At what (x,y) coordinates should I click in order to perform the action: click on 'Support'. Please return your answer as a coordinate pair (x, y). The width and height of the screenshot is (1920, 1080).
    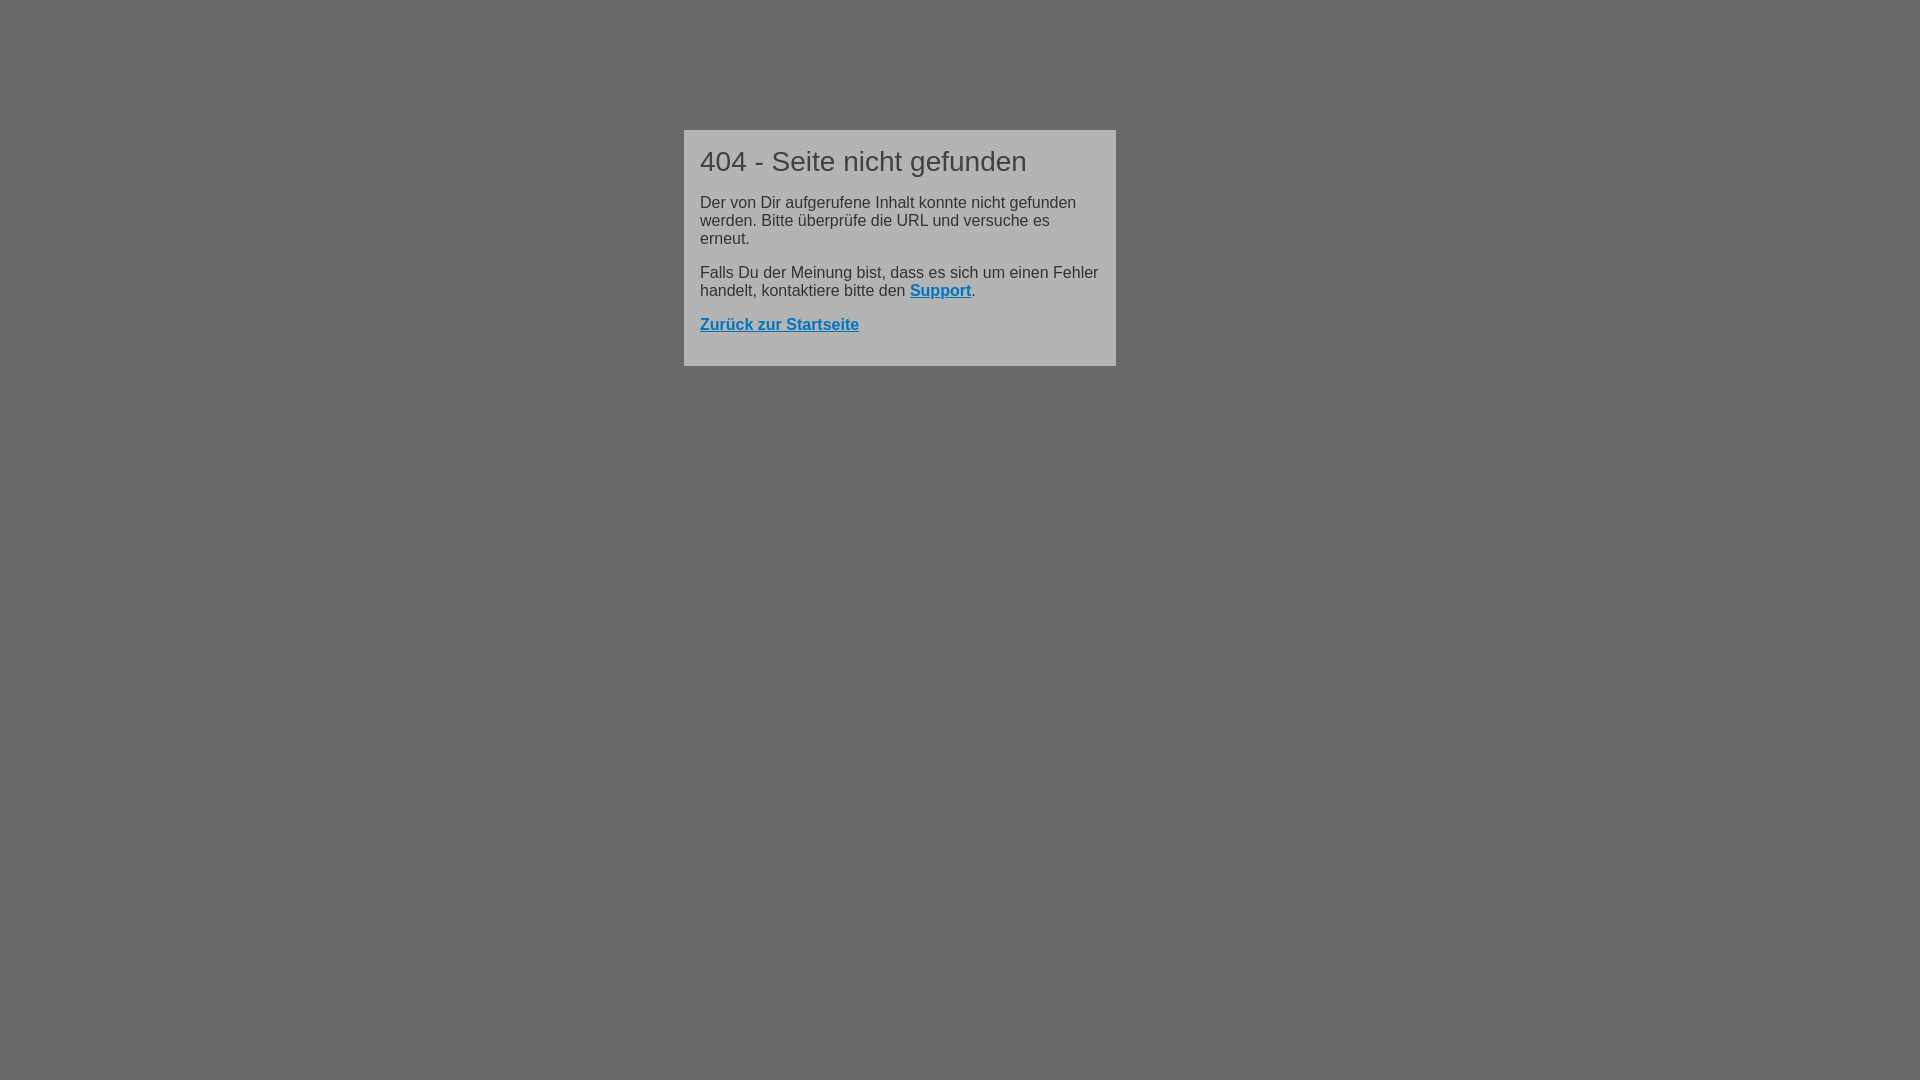
    Looking at the image, I should click on (939, 290).